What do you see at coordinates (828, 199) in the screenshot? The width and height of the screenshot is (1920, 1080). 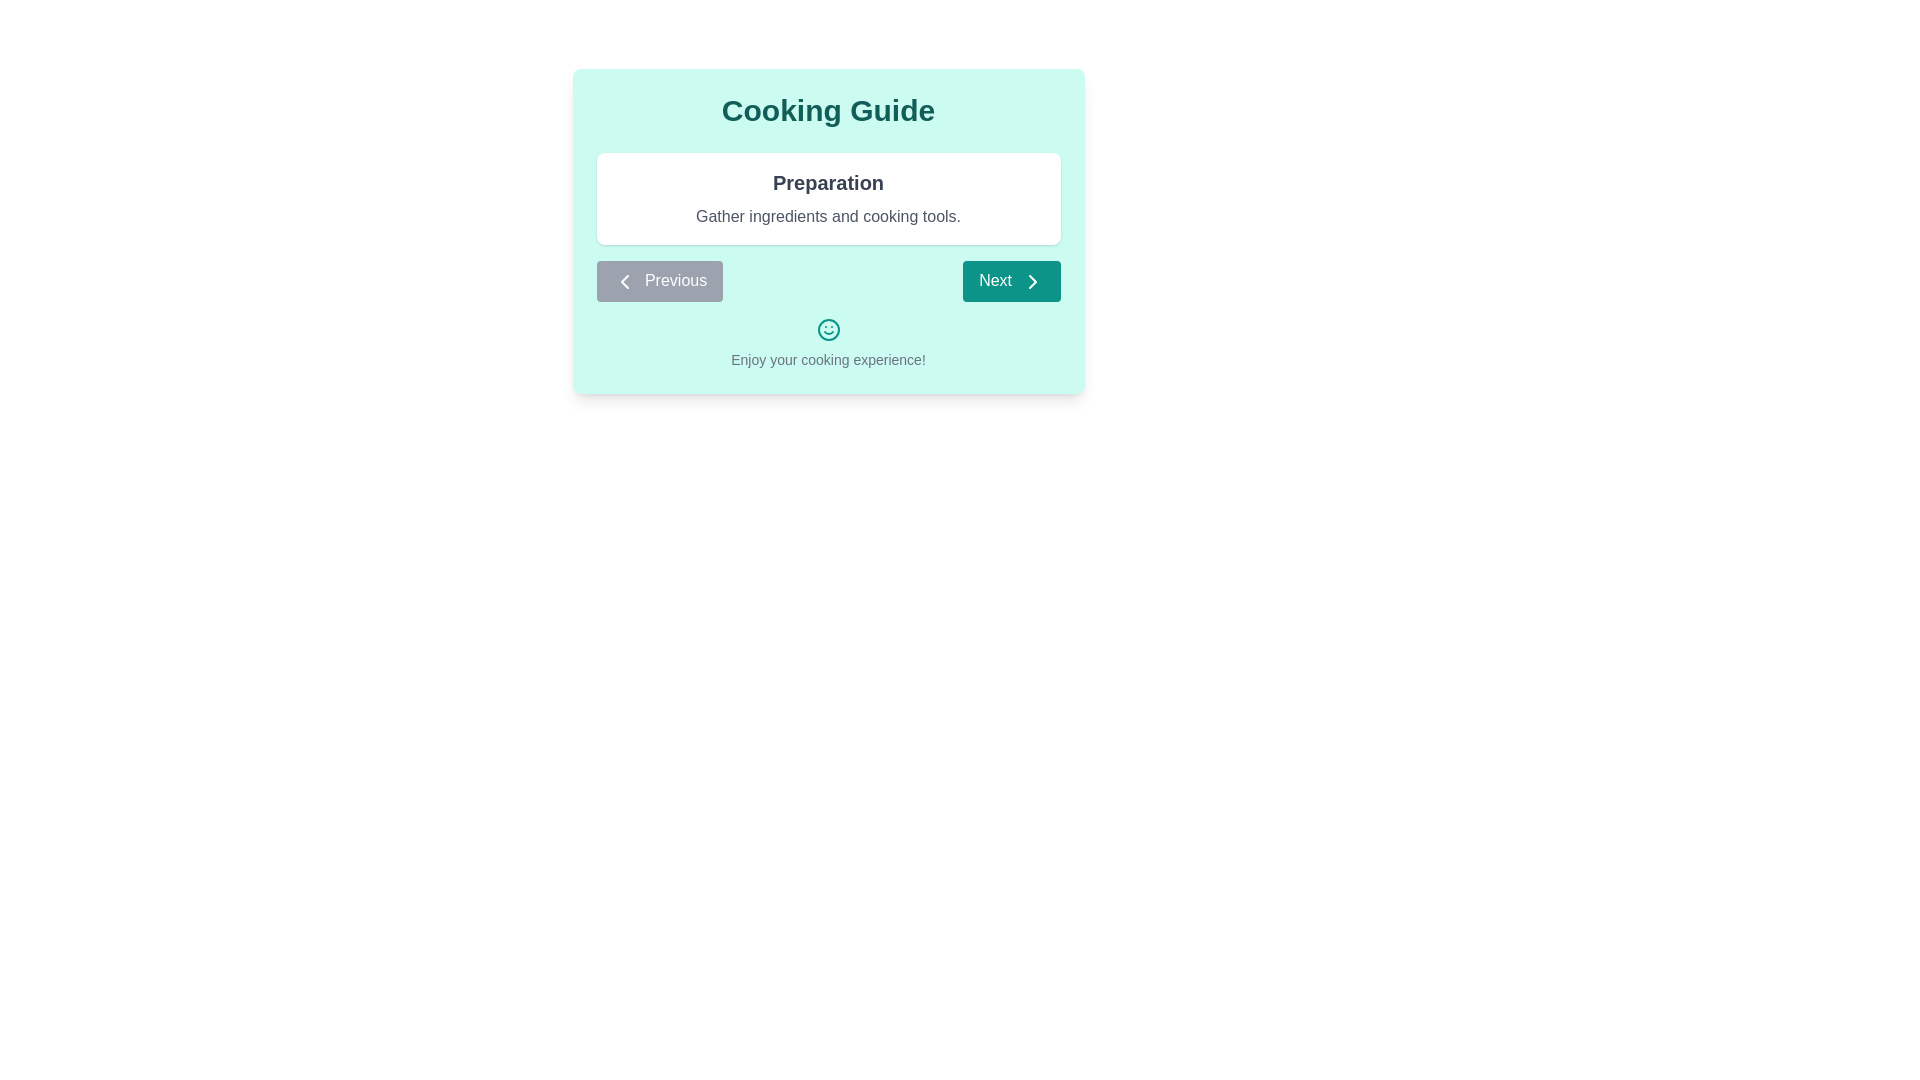 I see `text content of the informational section titled 'Preparation' with subtitle 'Gather ingredients and cooking tools.'` at bounding box center [828, 199].